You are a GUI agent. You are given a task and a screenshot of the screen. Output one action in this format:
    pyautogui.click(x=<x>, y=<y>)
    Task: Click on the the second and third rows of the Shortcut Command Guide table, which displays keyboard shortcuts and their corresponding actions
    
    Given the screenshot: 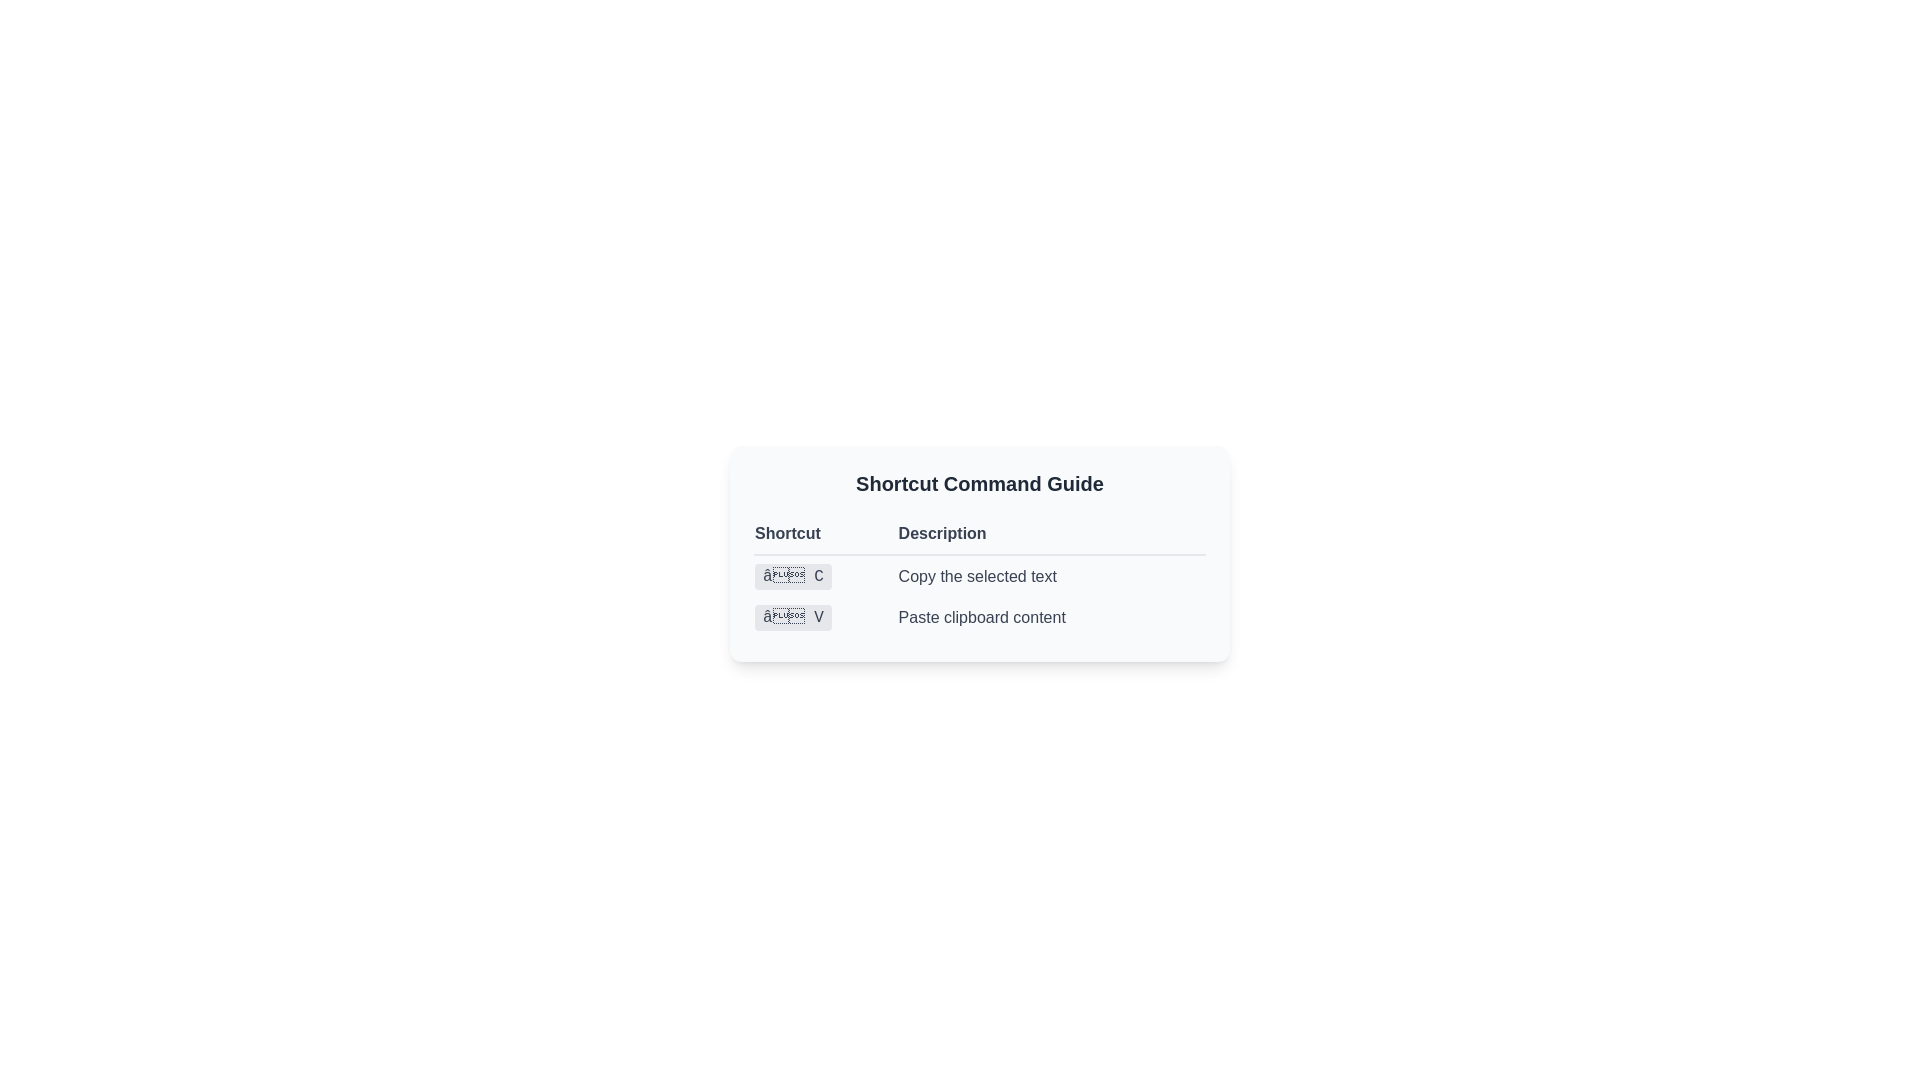 What is the action you would take?
    pyautogui.click(x=979, y=595)
    